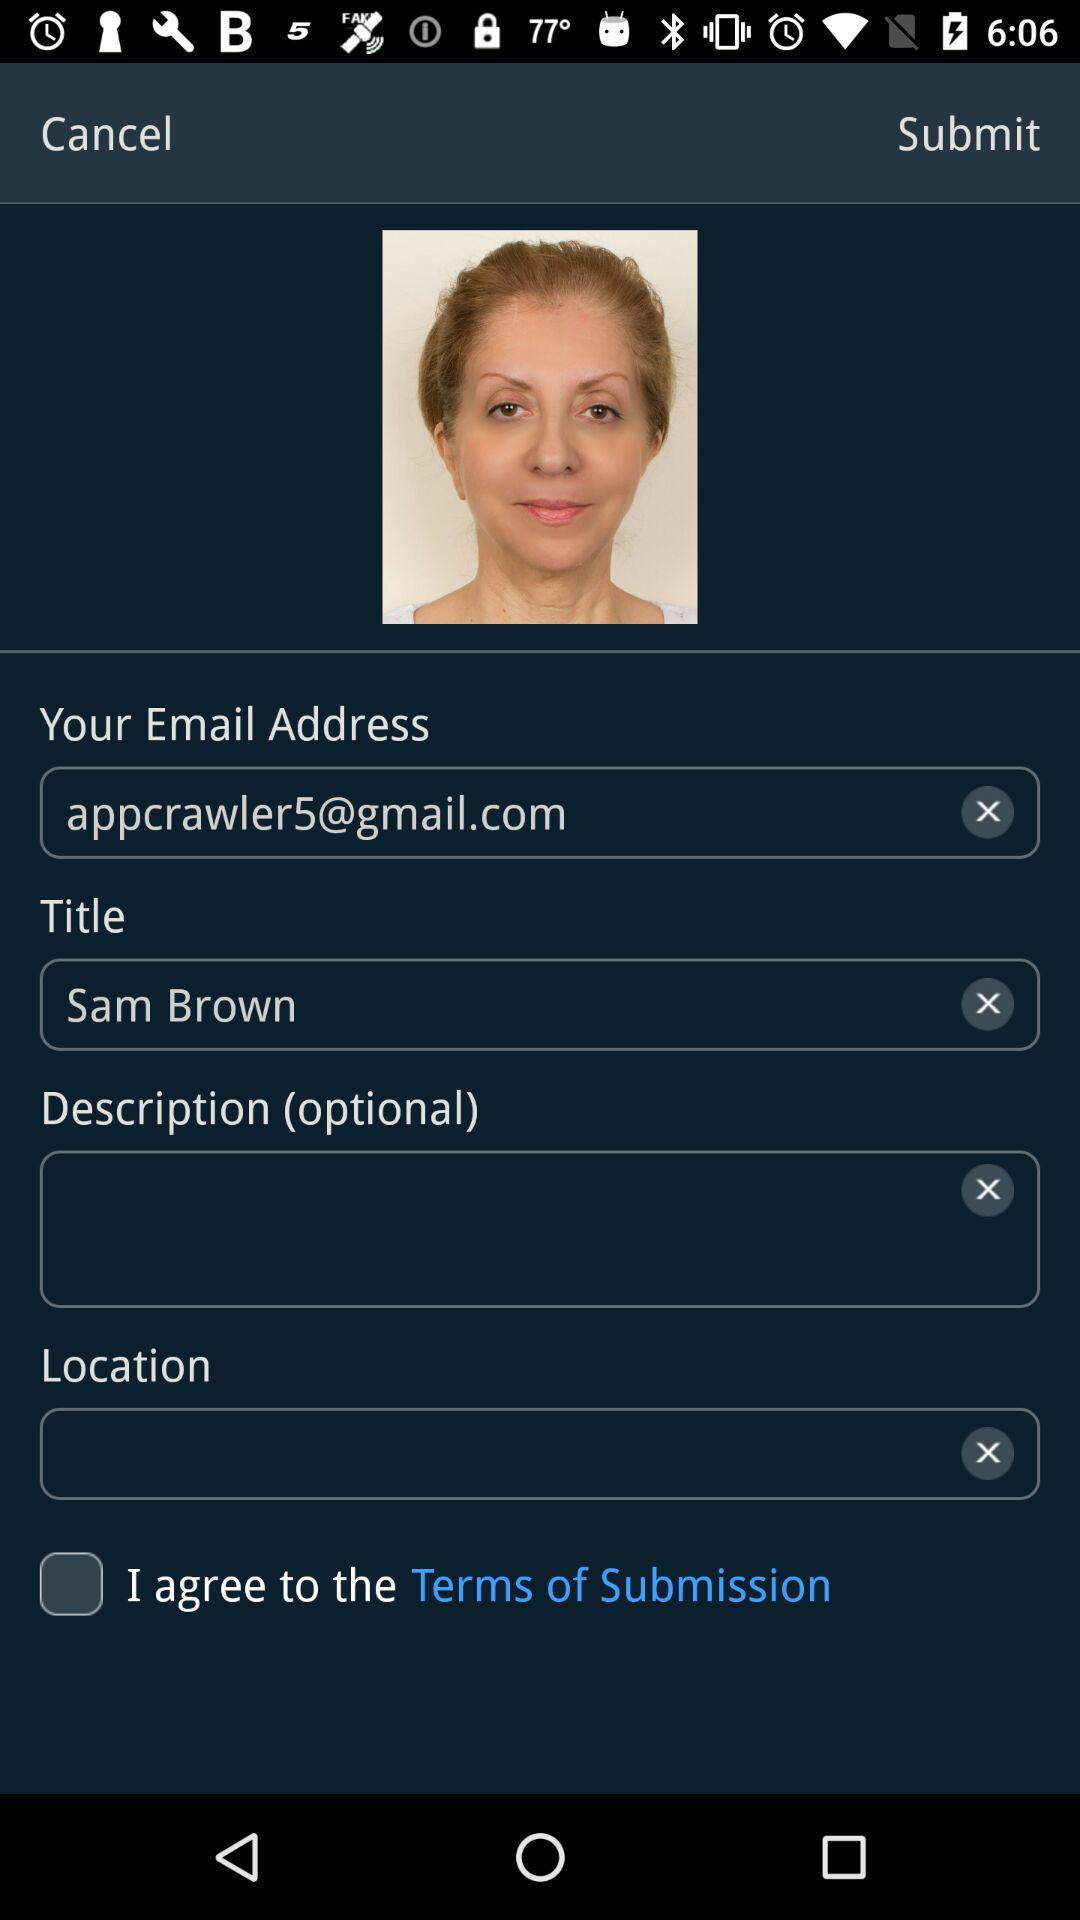 The width and height of the screenshot is (1080, 1920). Describe the element at coordinates (986, 1190) in the screenshot. I see `the close icon` at that location.